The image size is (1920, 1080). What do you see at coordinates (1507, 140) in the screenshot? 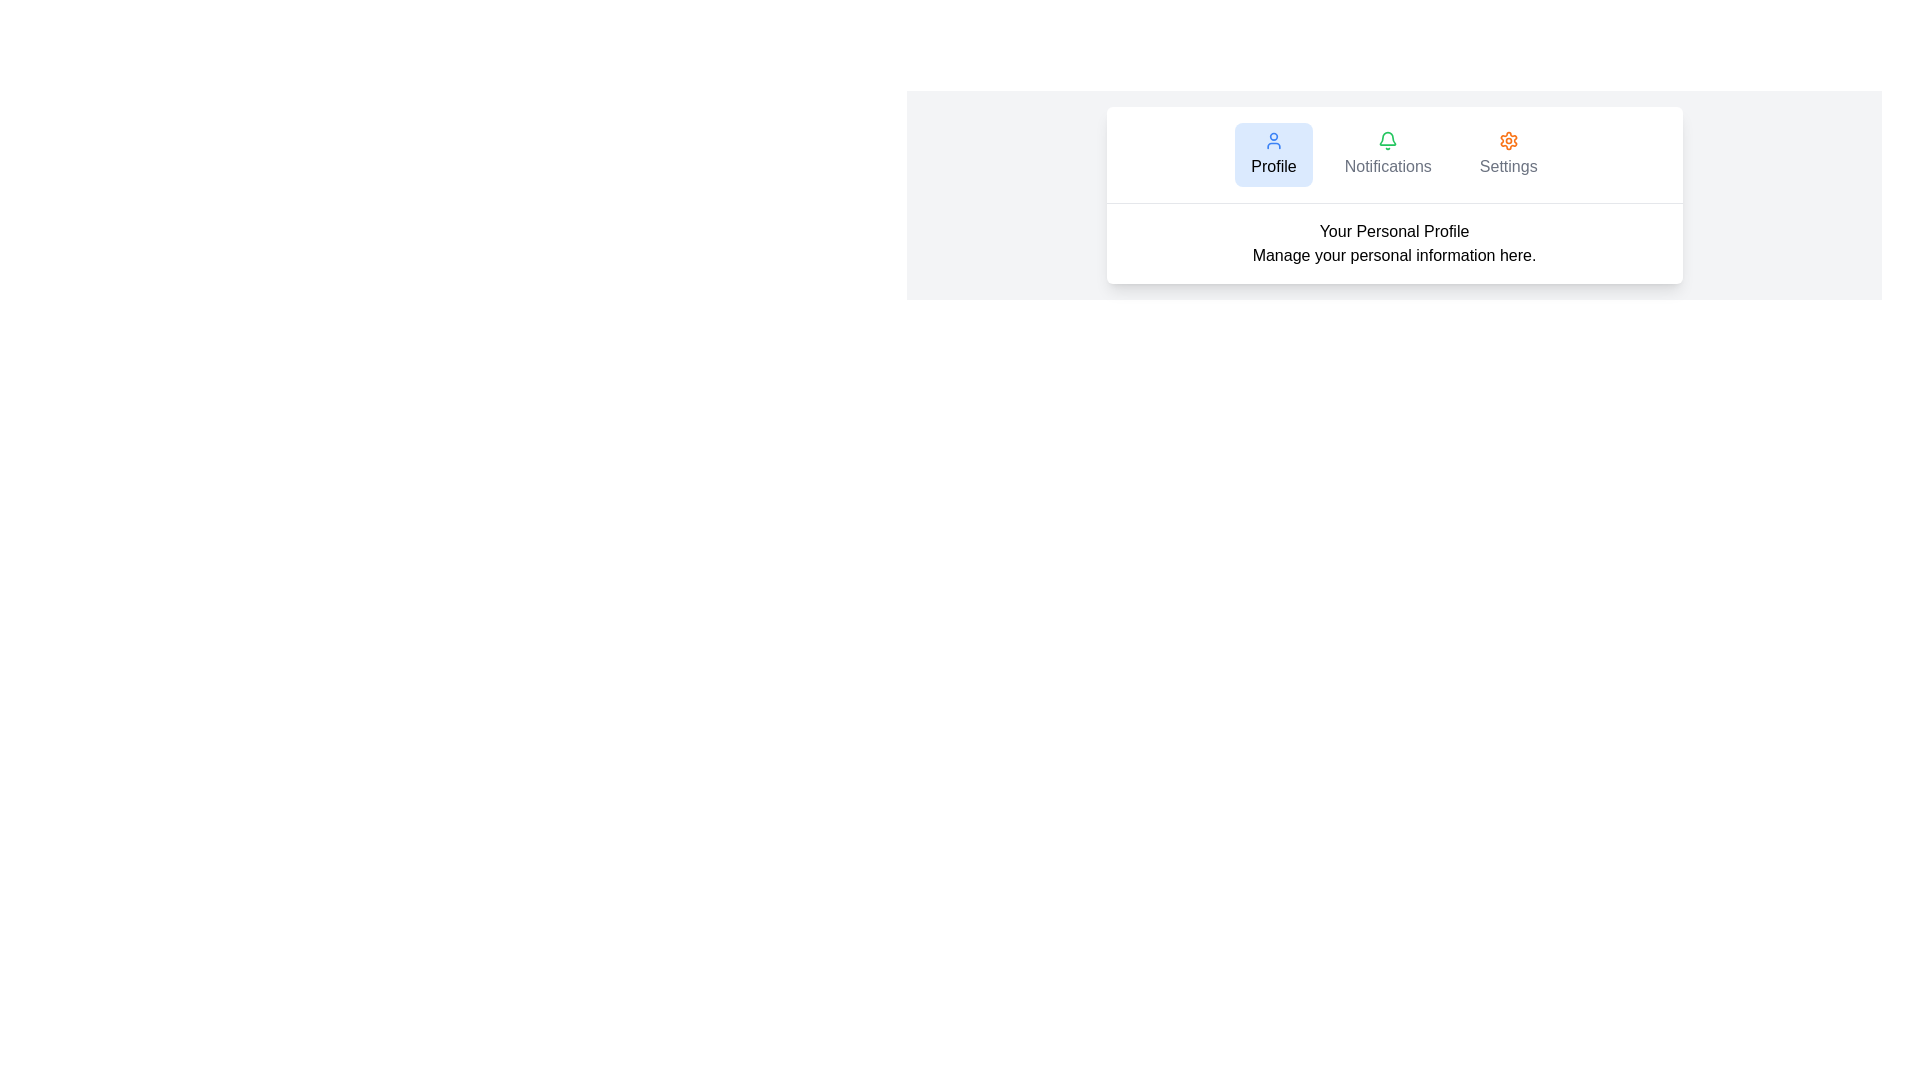
I see `the Settings icon to switch to the corresponding tab` at bounding box center [1507, 140].